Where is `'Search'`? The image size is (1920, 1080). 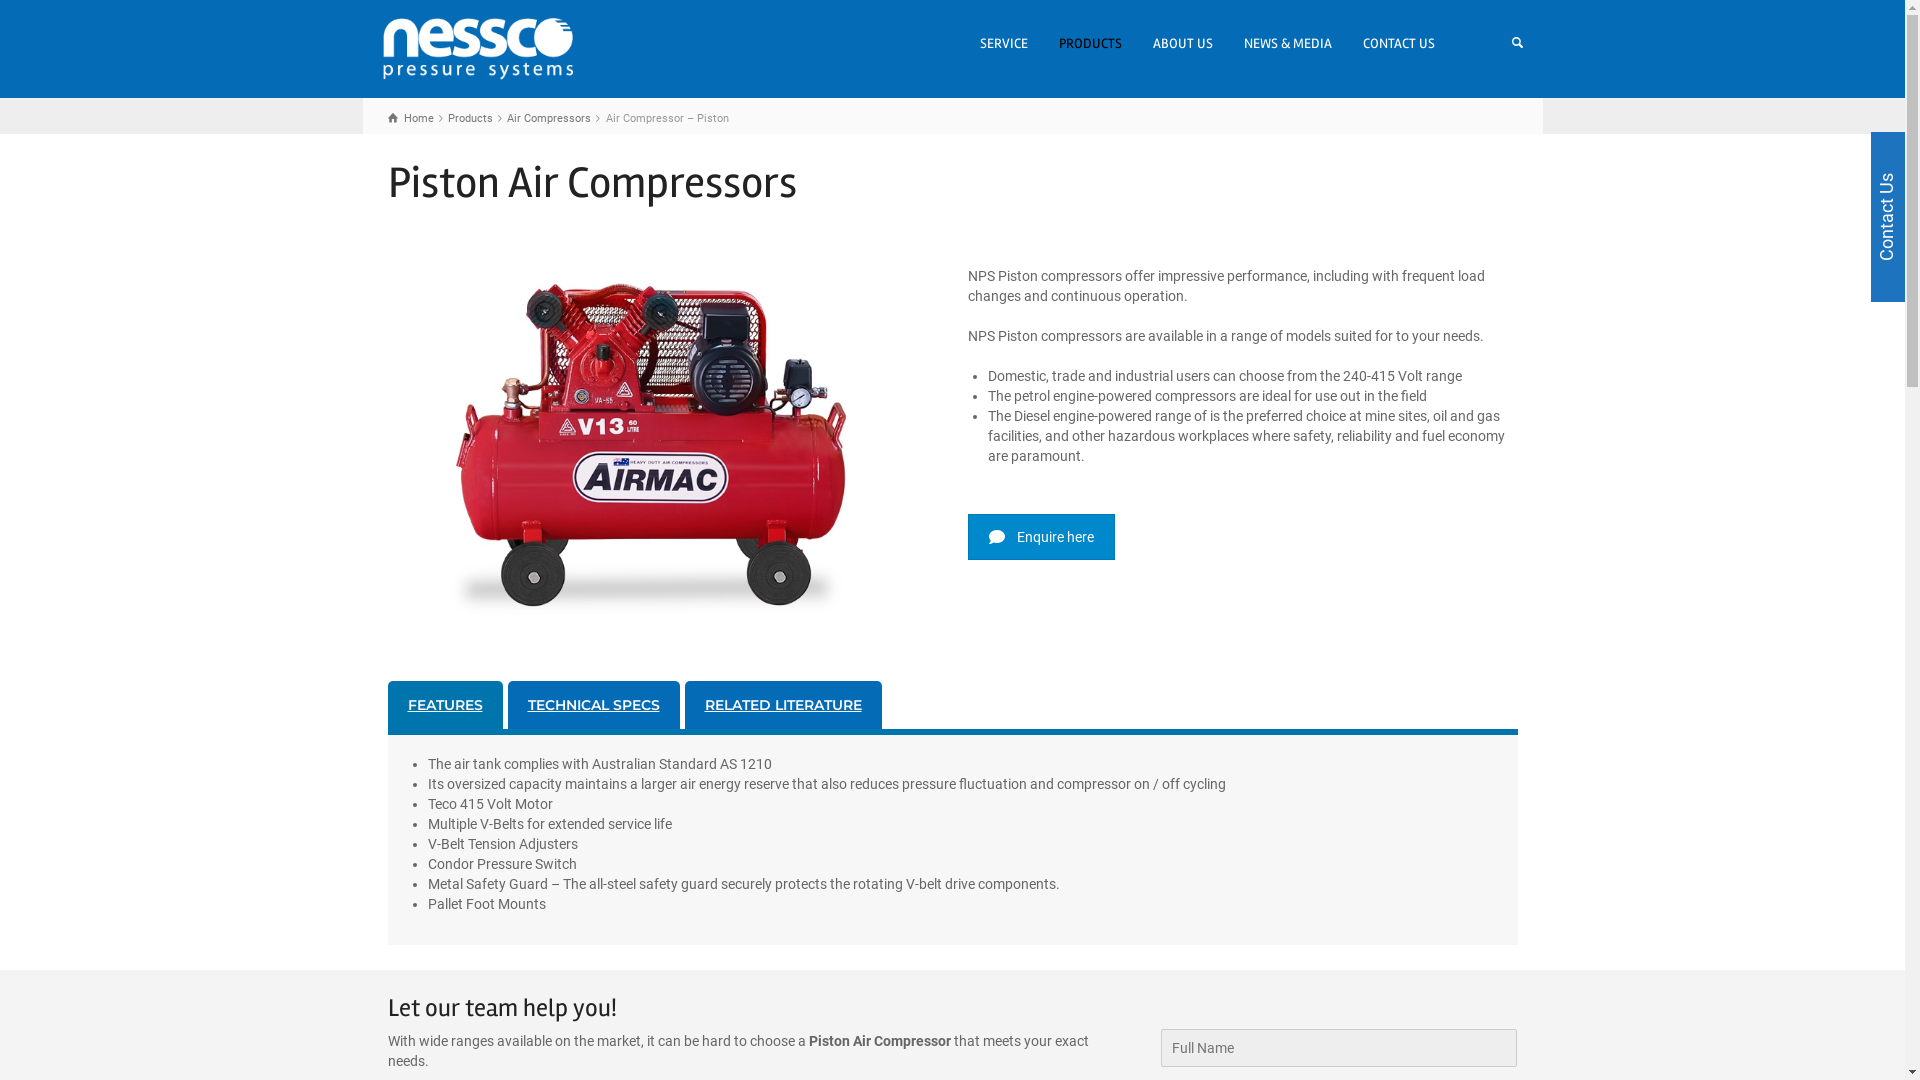
'Search' is located at coordinates (1497, 43).